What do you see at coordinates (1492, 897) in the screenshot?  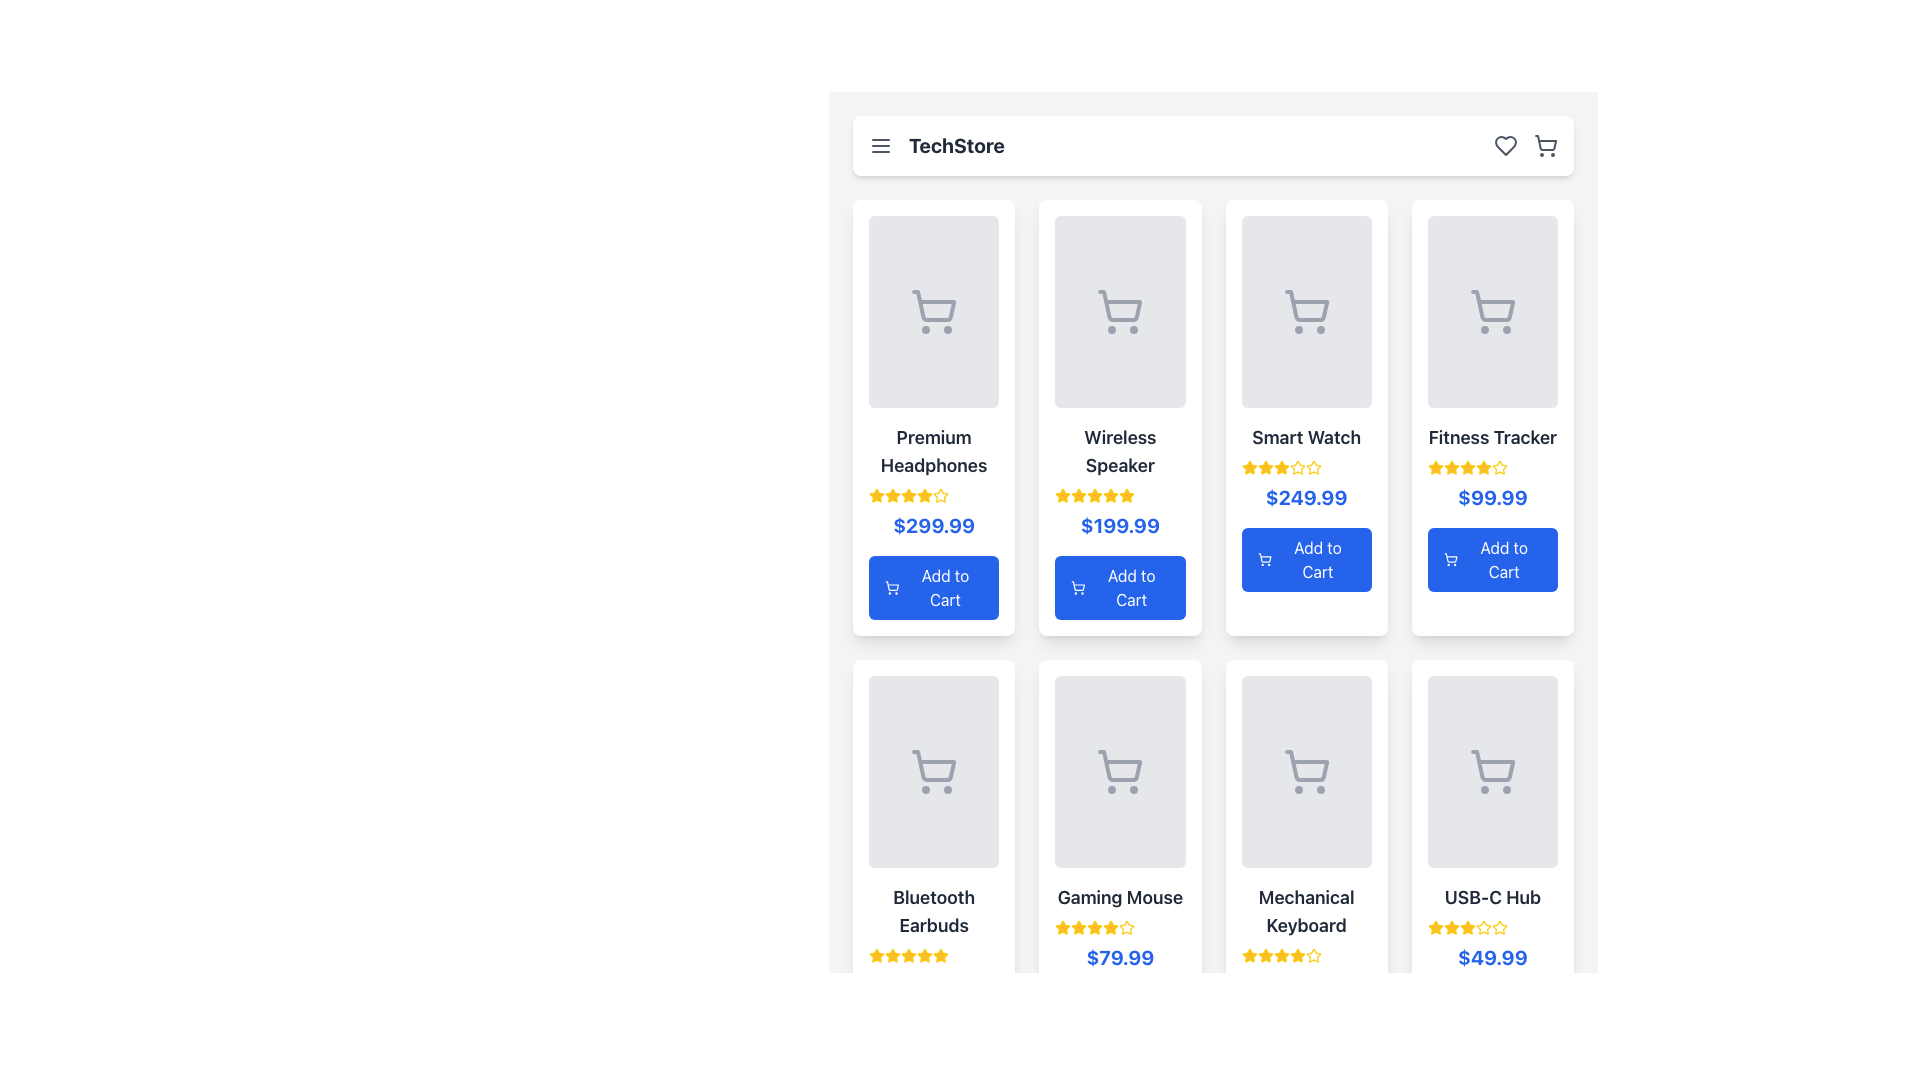 I see `the text label displaying 'USB-C Hub', which is located in the bottom-right corner of a product card above the price '$49.99'` at bounding box center [1492, 897].